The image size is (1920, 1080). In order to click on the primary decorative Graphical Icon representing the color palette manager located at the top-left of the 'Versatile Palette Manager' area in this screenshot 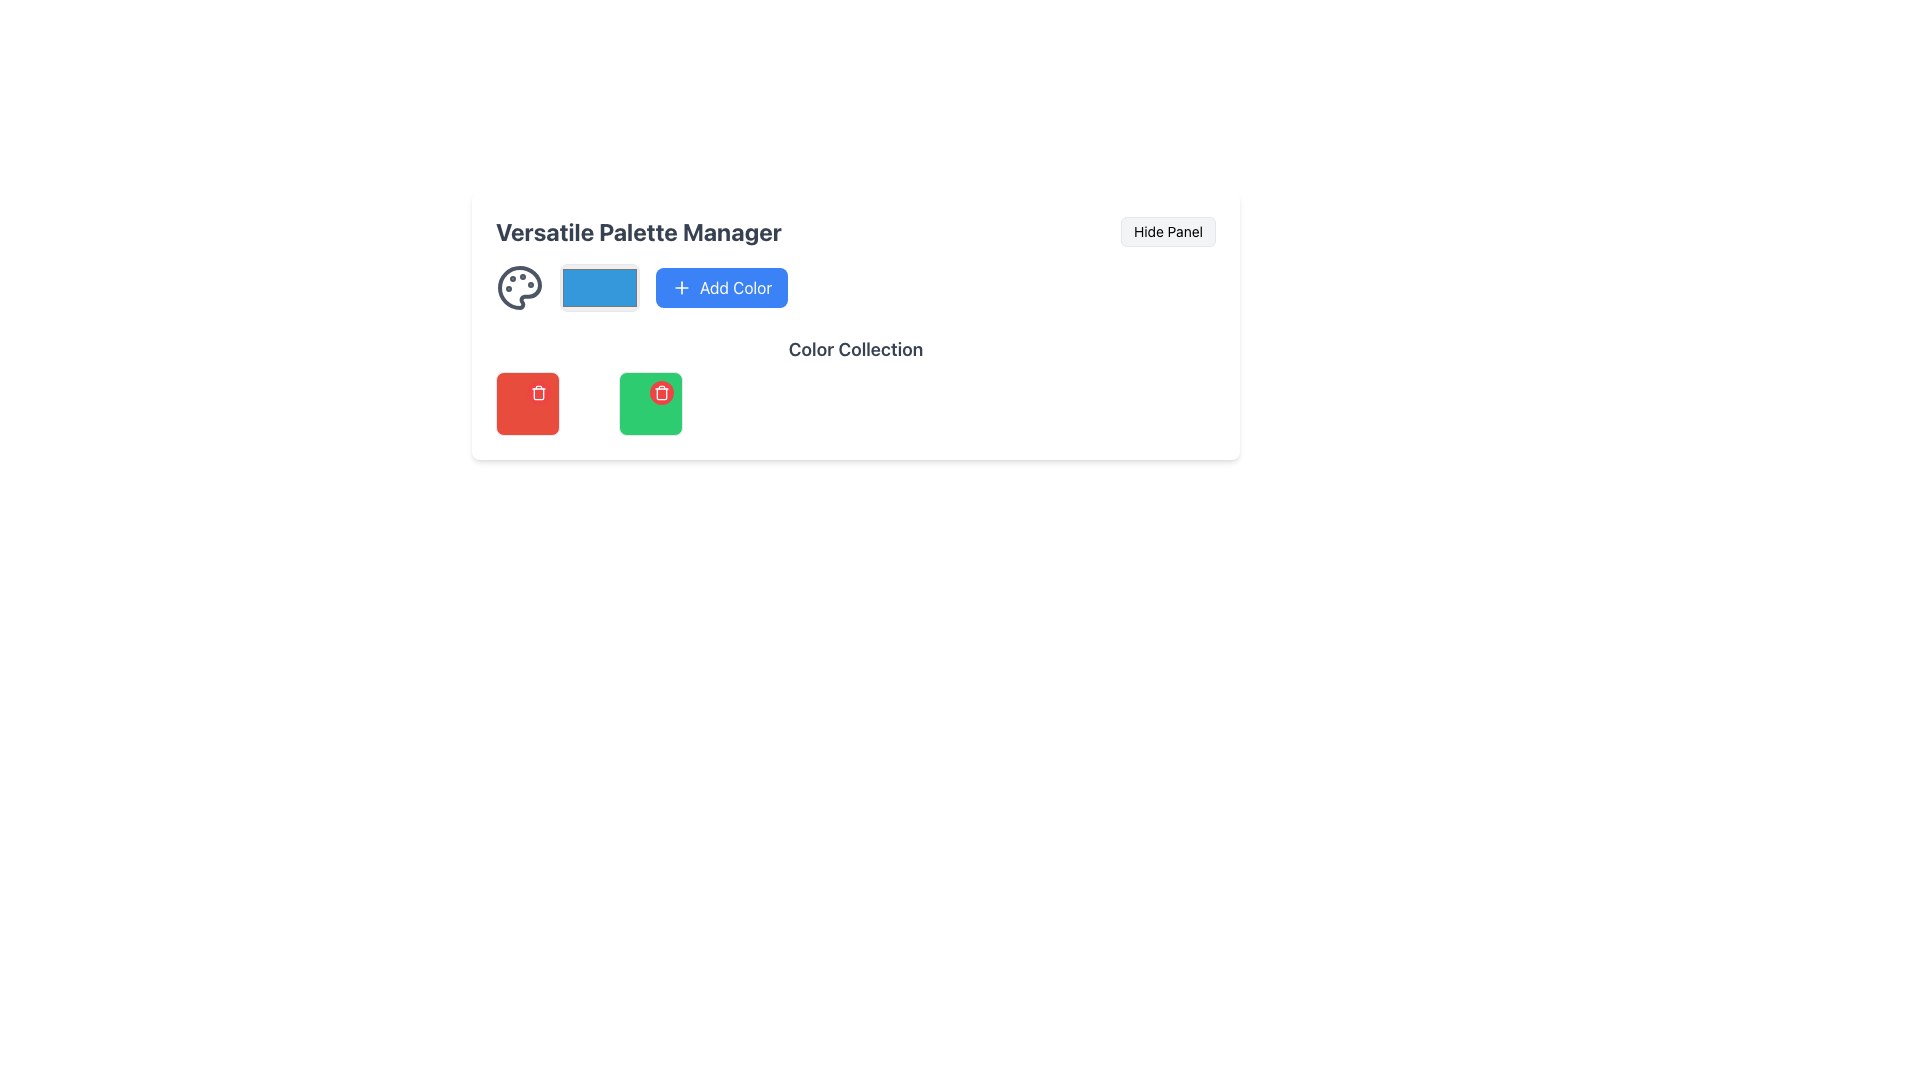, I will do `click(519, 288)`.